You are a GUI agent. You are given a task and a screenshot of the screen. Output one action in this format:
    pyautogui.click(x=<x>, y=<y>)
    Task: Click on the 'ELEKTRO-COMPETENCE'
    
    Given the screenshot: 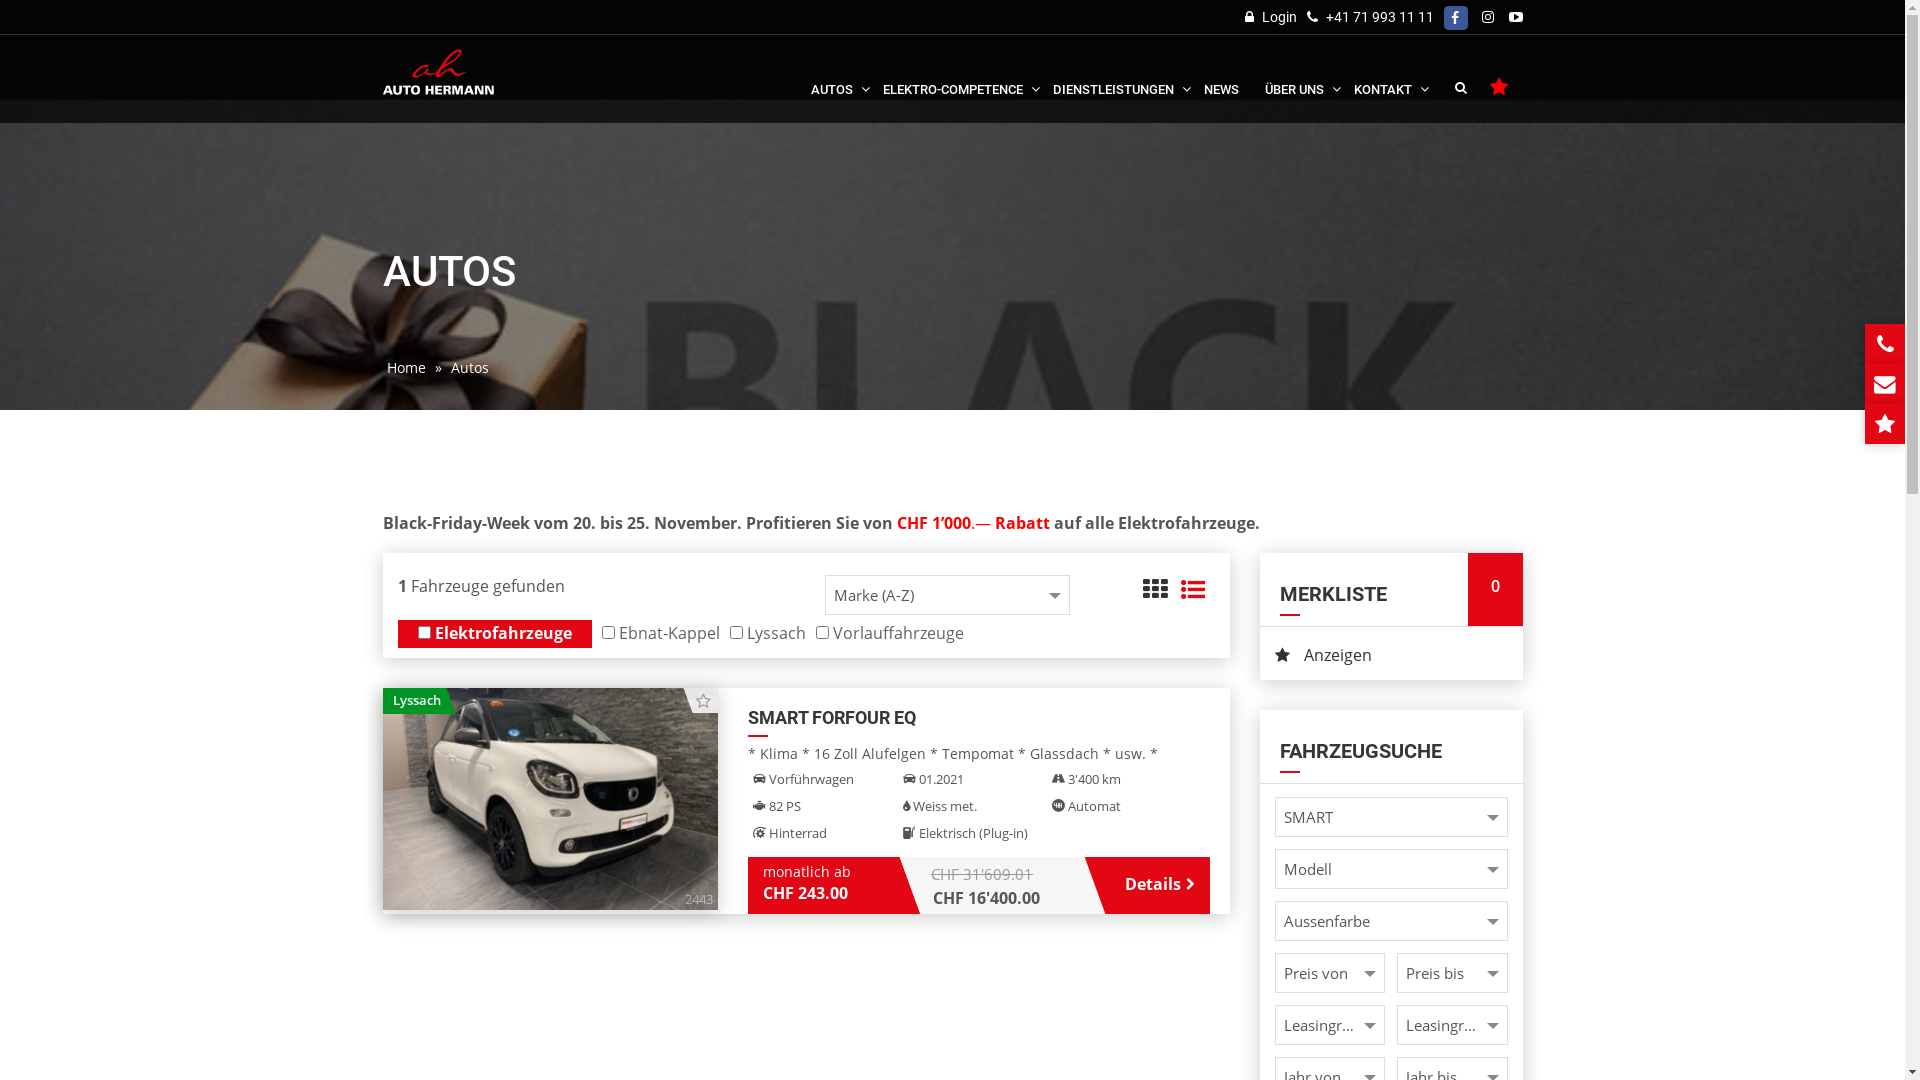 What is the action you would take?
    pyautogui.click(x=954, y=75)
    